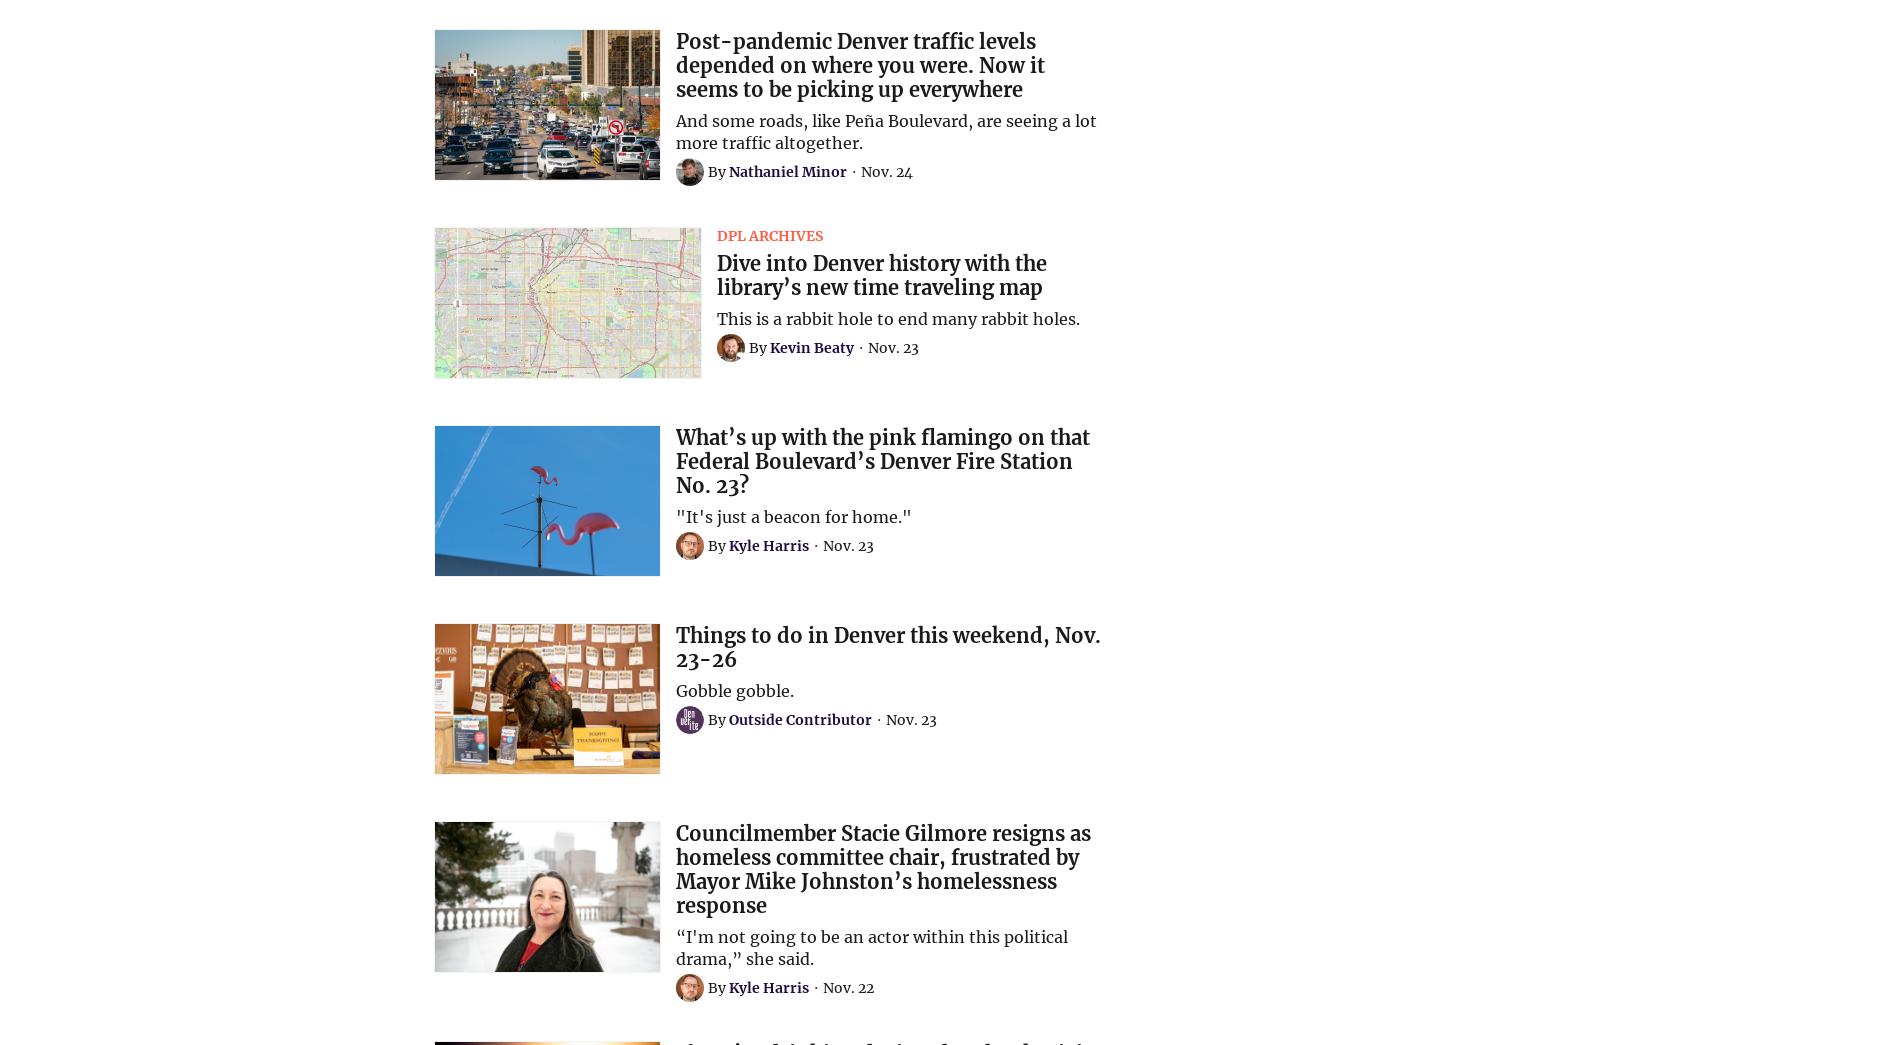  Describe the element at coordinates (716, 274) in the screenshot. I see `'Dive into Denver history with the library’s new time traveling map'` at that location.